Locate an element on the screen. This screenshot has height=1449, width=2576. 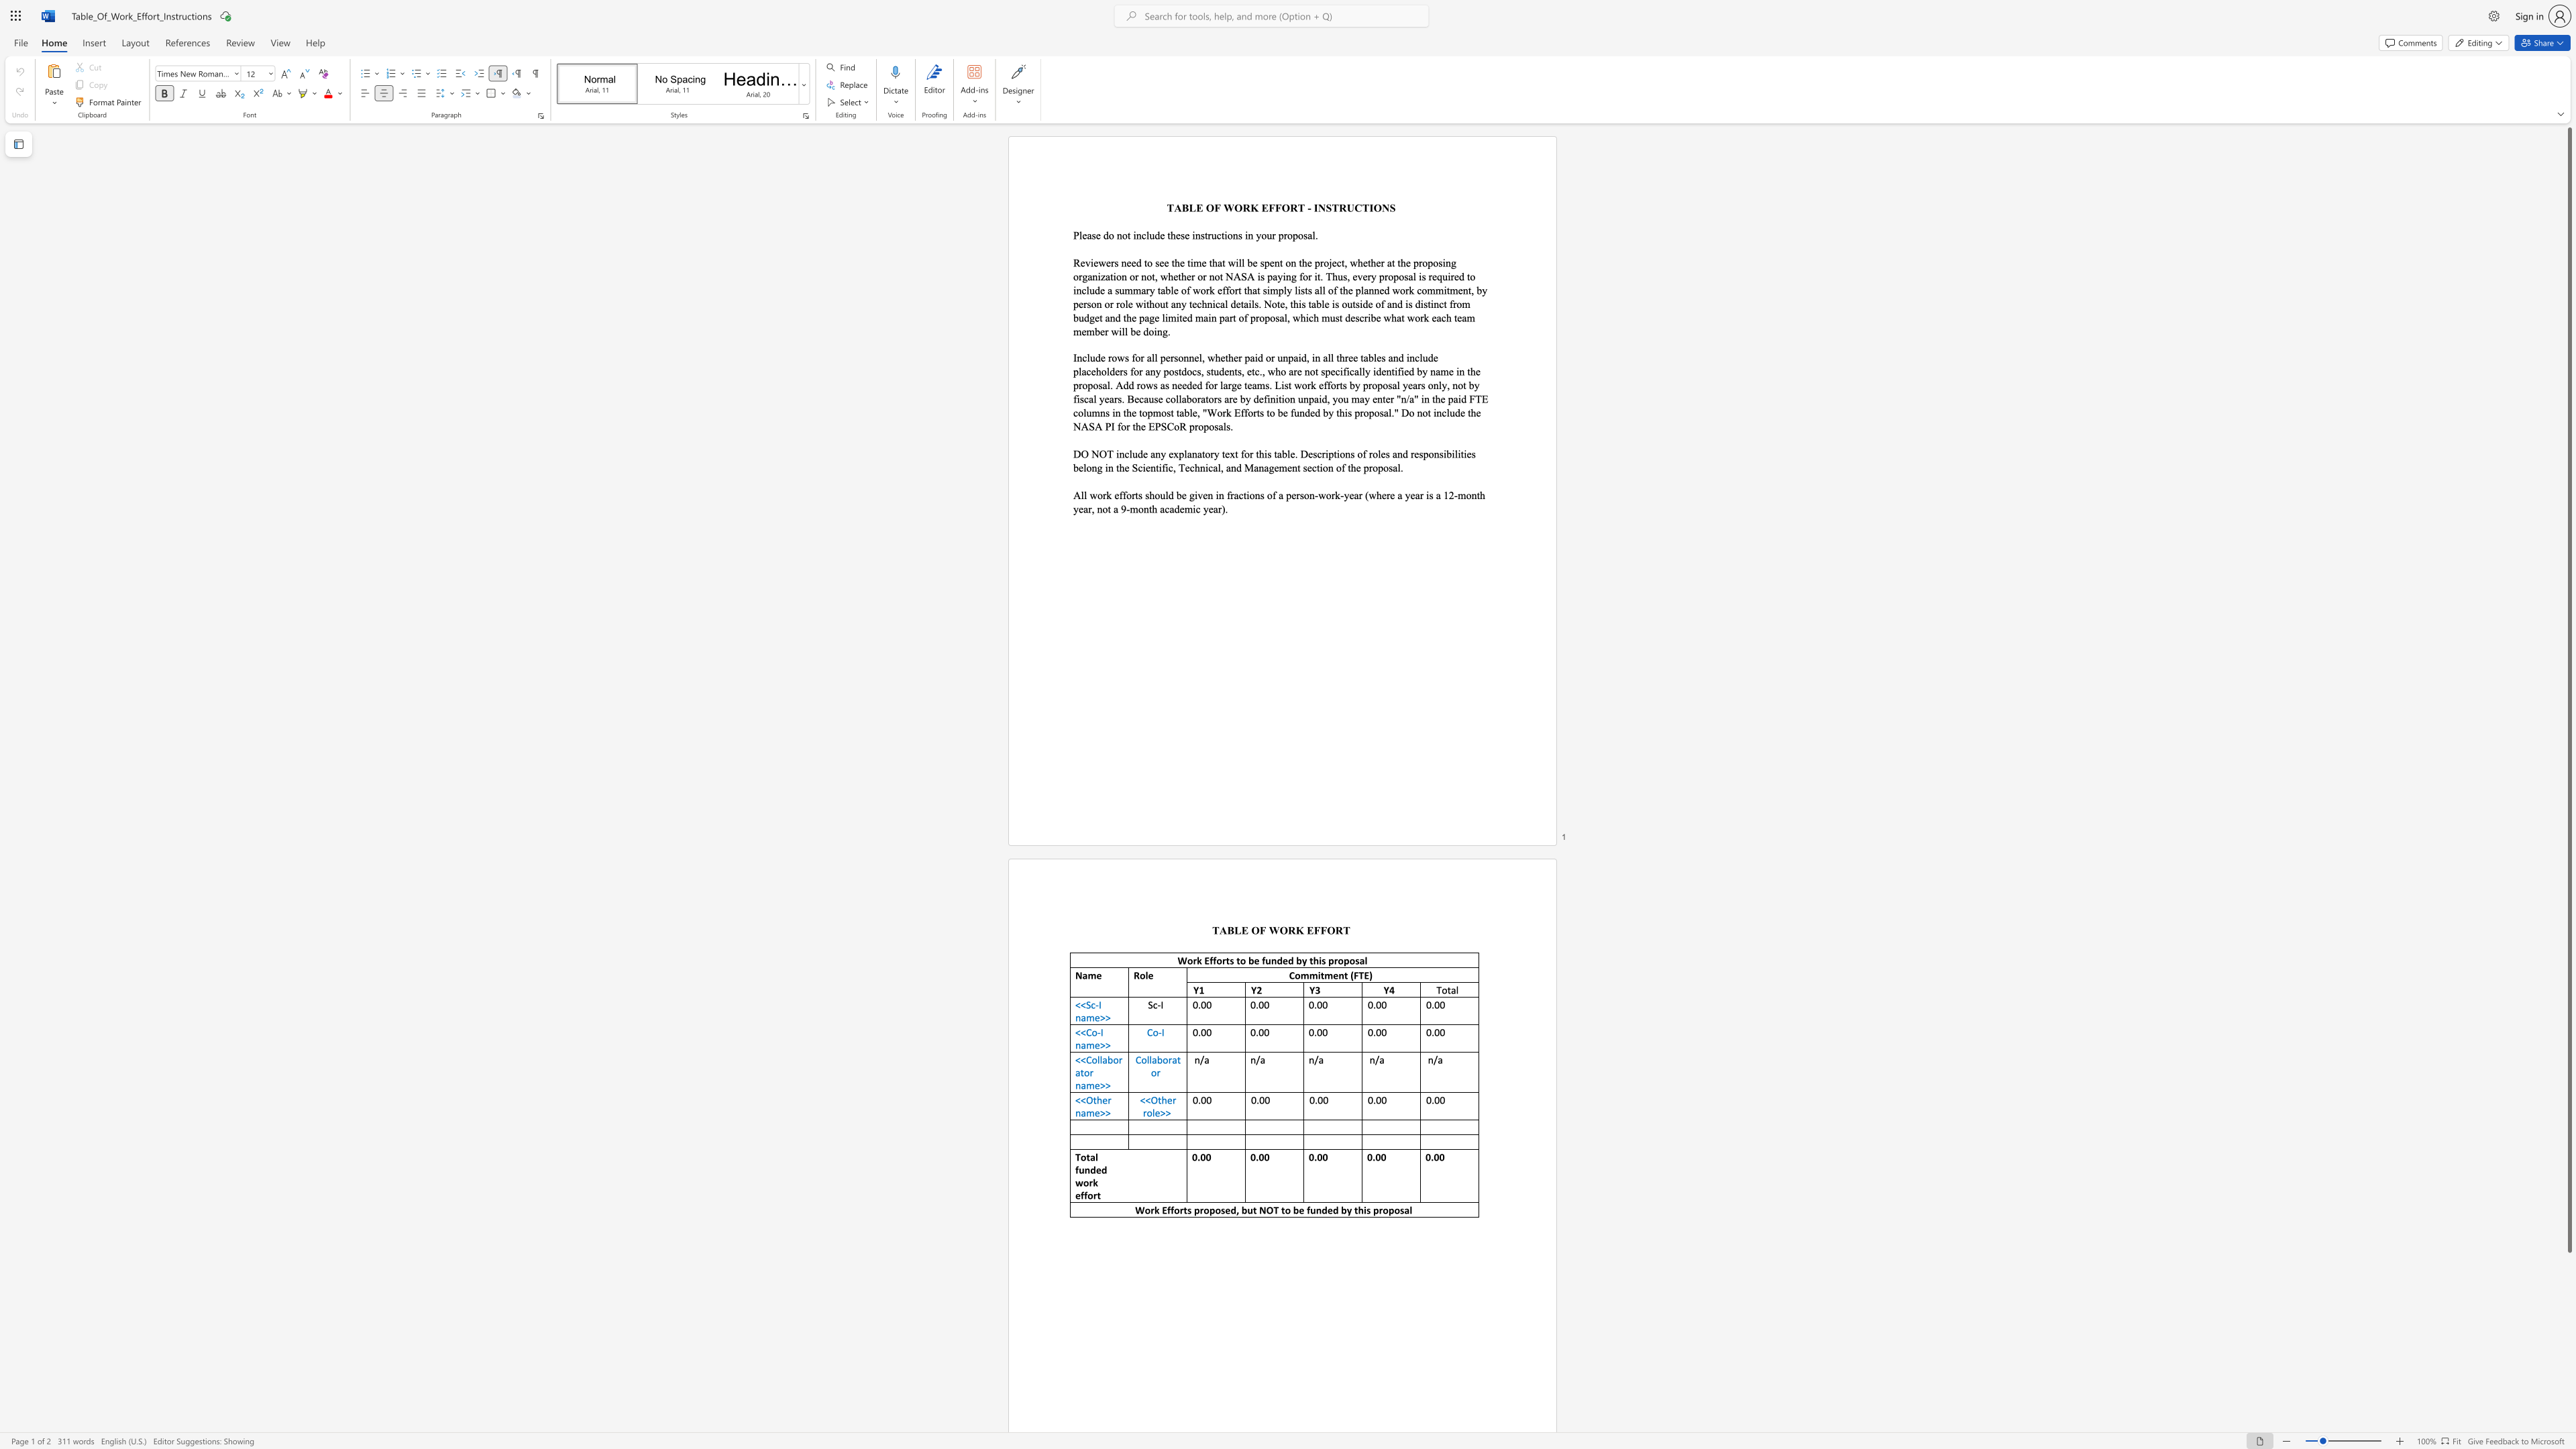
the scrollbar on the right to move the page downward is located at coordinates (2568, 1273).